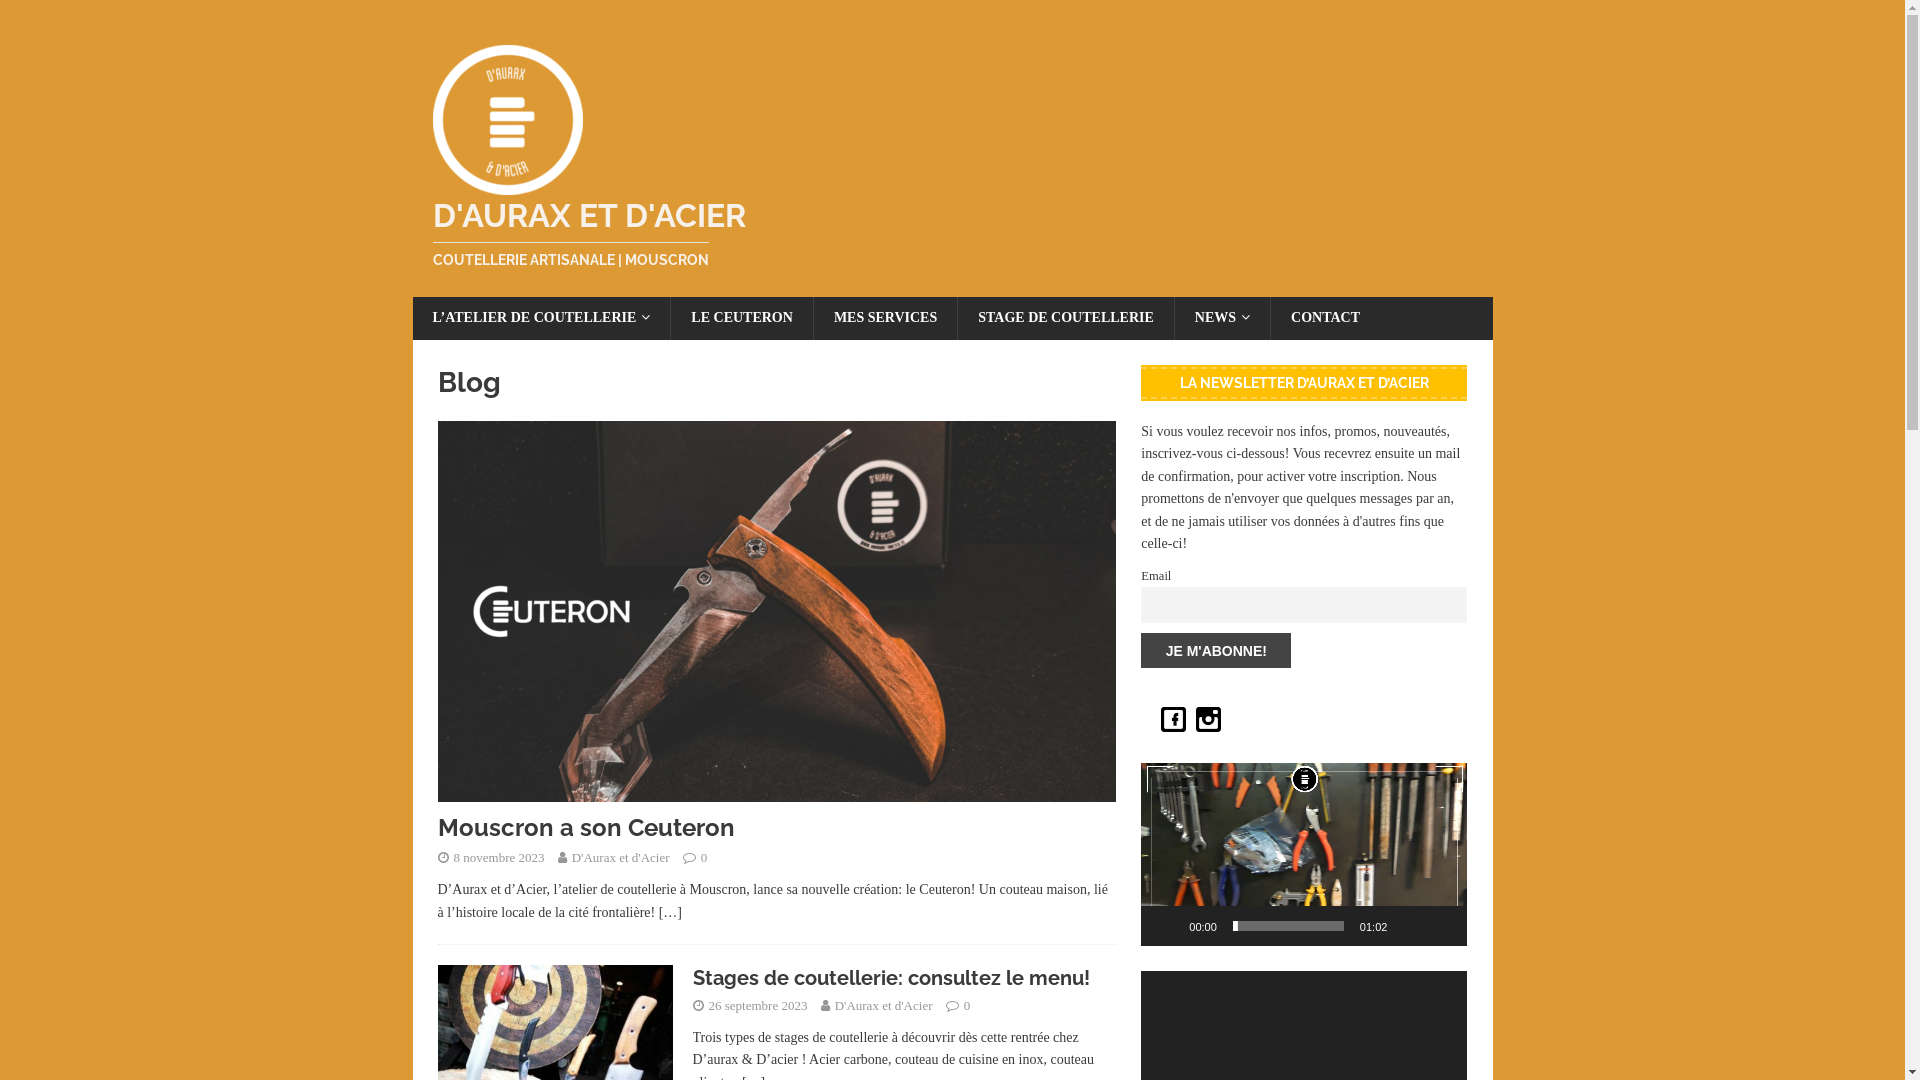  What do you see at coordinates (1214, 651) in the screenshot?
I see `'Je m'abonne!'` at bounding box center [1214, 651].